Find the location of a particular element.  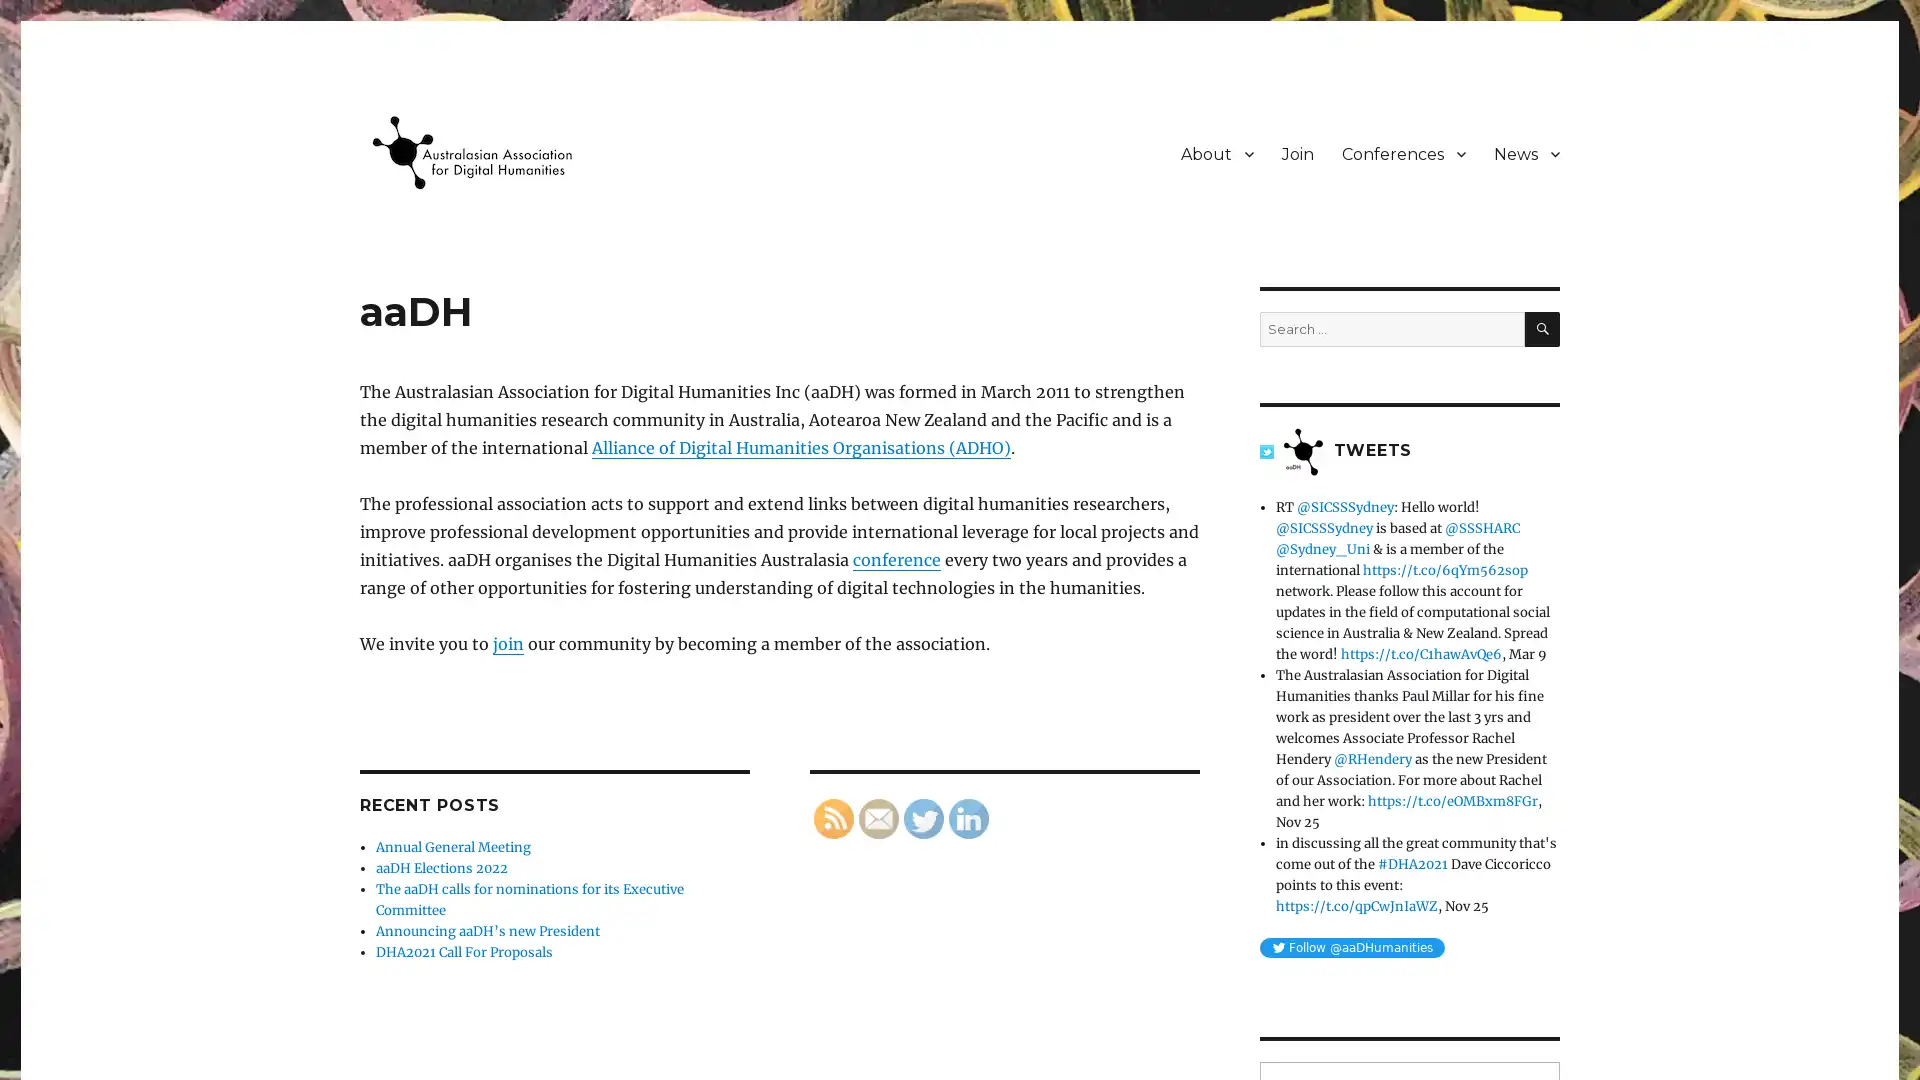

SEARCH is located at coordinates (1541, 328).